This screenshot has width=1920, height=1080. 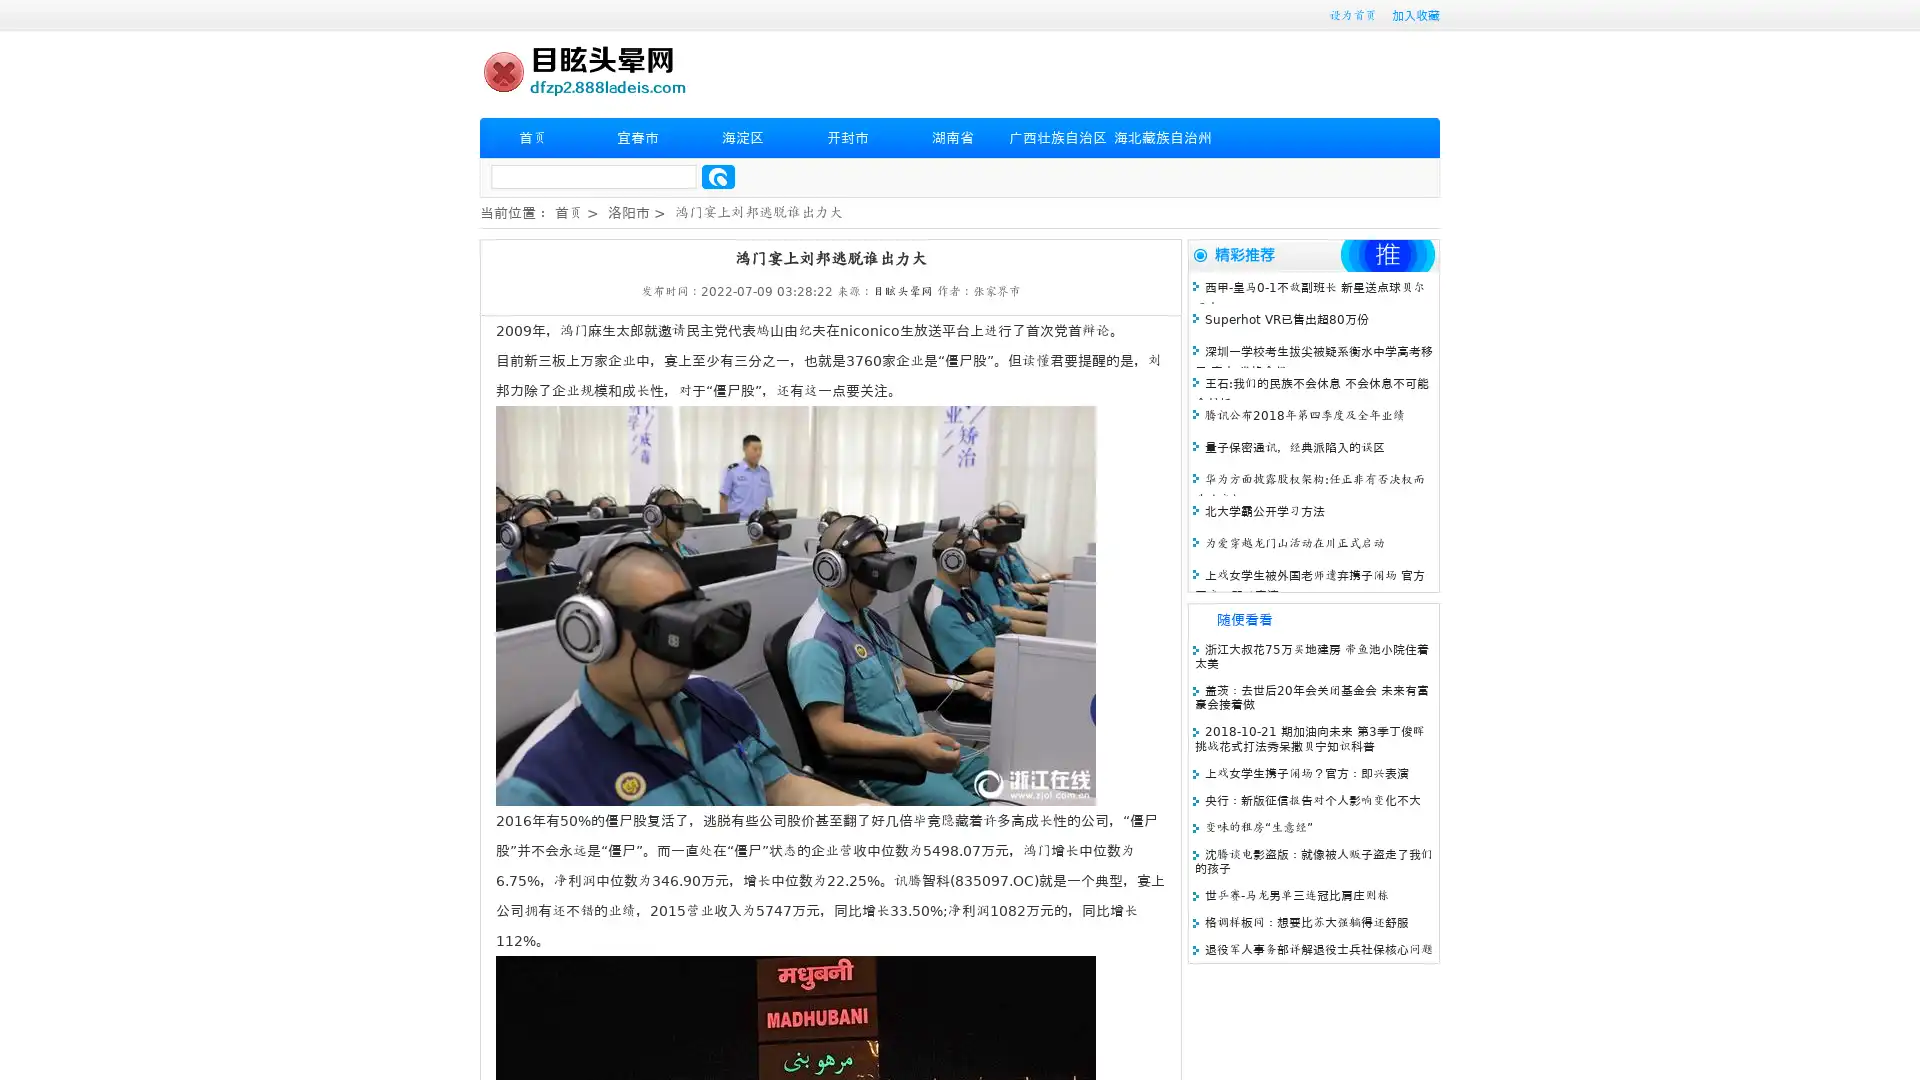 I want to click on Search, so click(x=718, y=176).